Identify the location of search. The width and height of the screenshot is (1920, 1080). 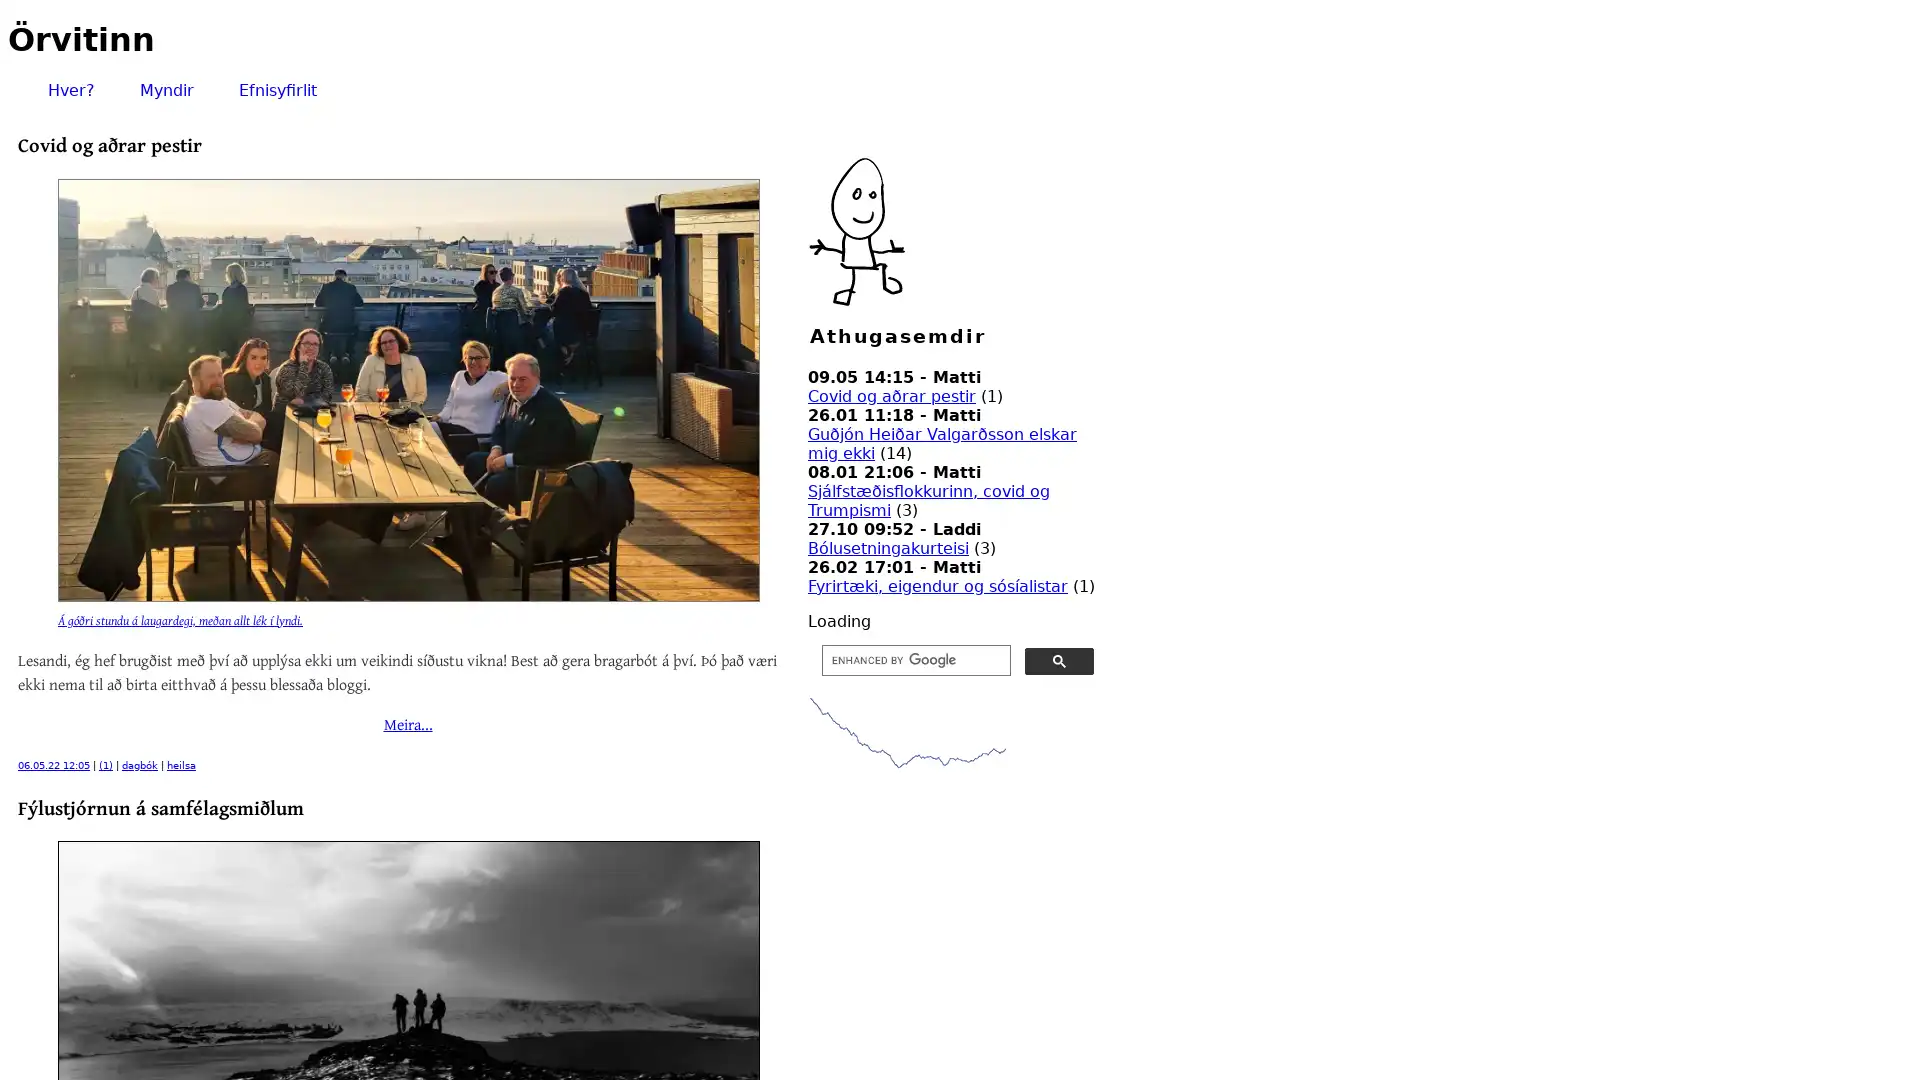
(1058, 660).